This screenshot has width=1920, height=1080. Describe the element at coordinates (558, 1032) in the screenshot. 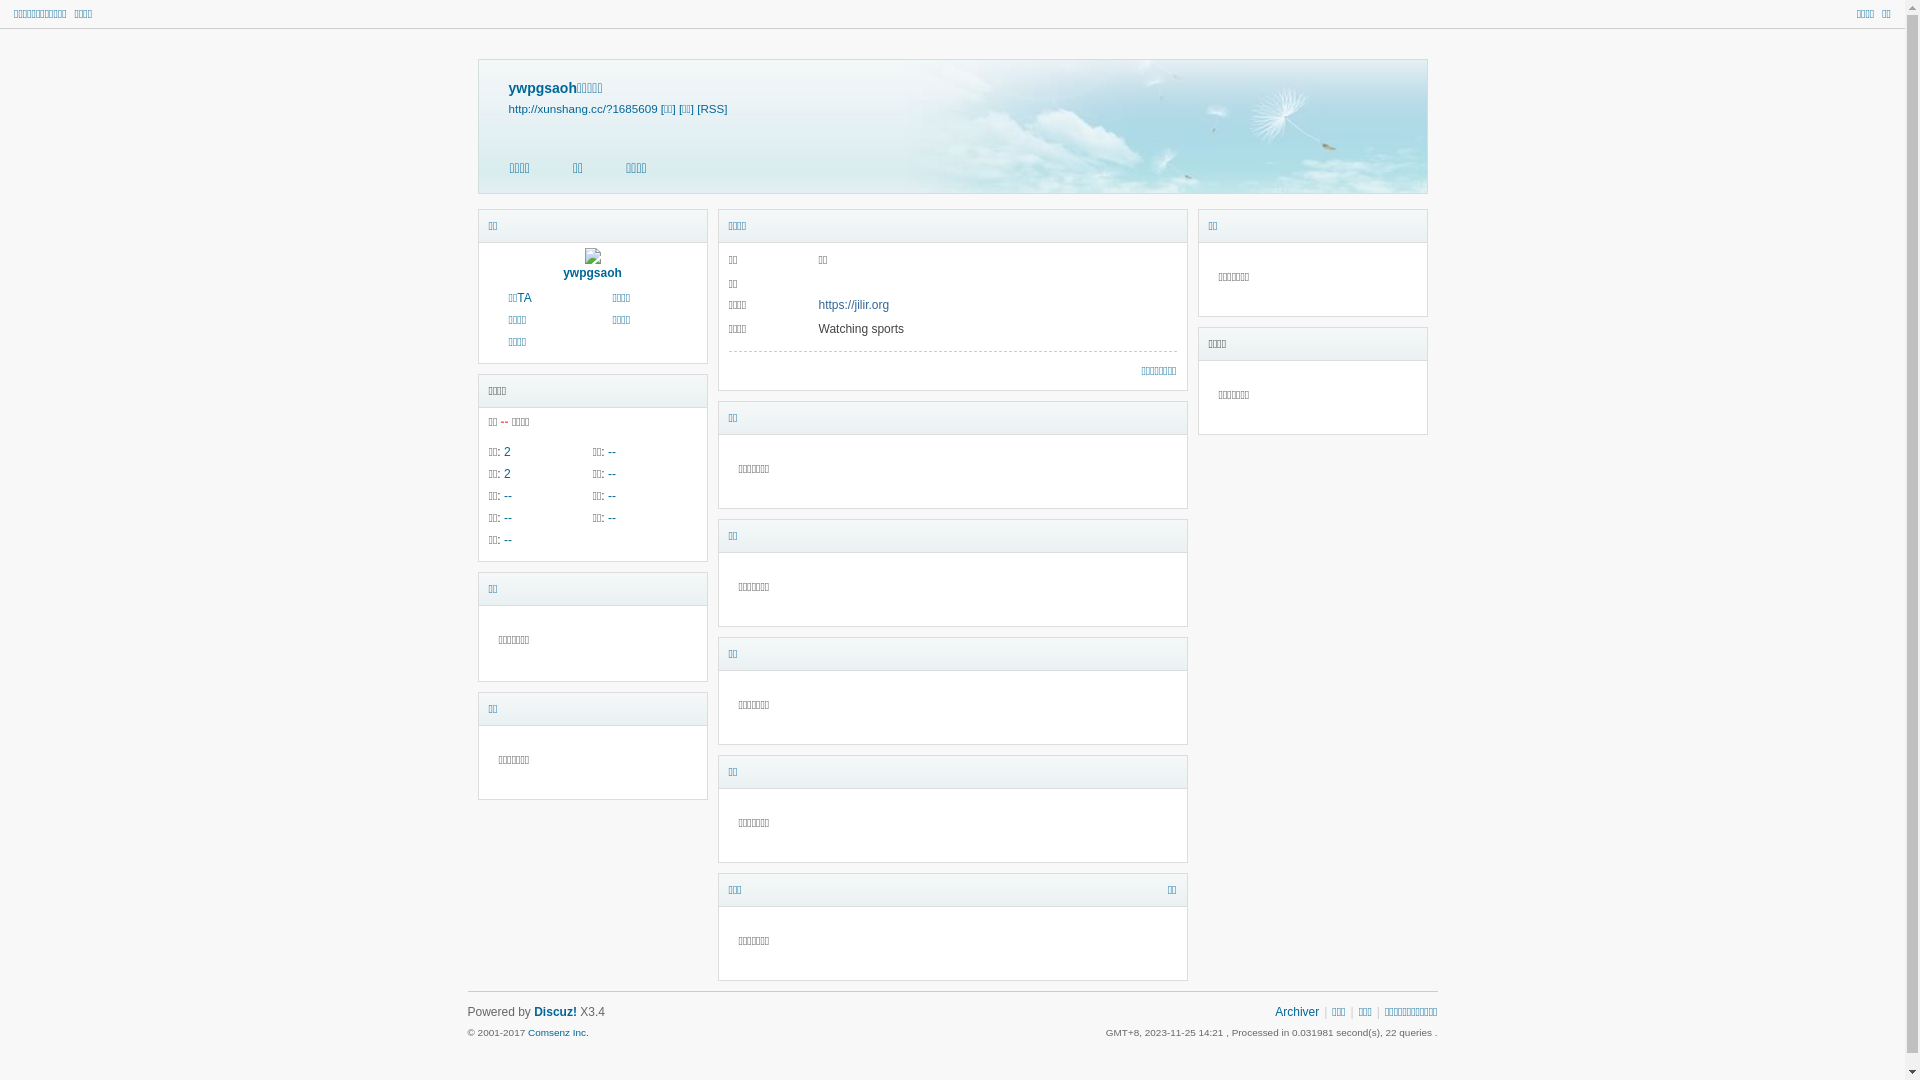

I see `'Comsenz Inc.'` at that location.